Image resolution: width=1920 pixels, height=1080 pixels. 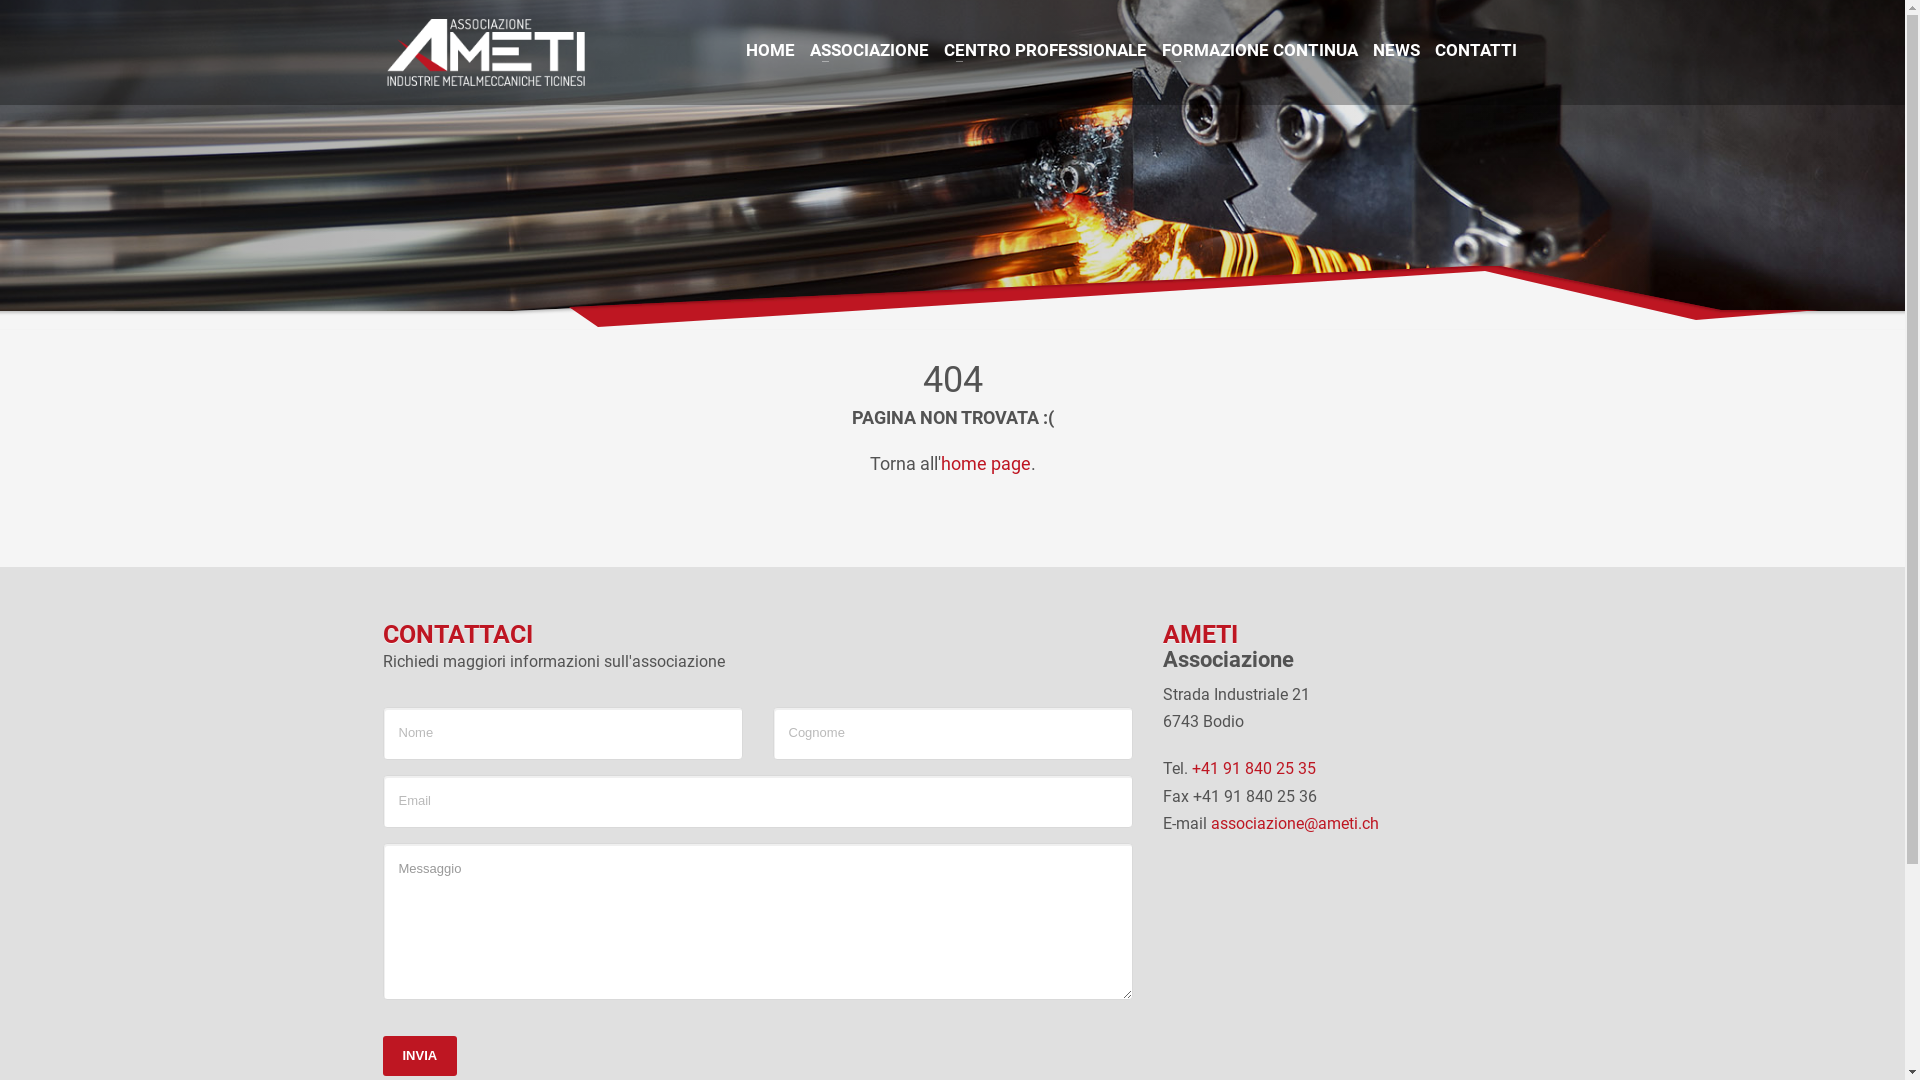 I want to click on 'INVIA', so click(x=382, y=1055).